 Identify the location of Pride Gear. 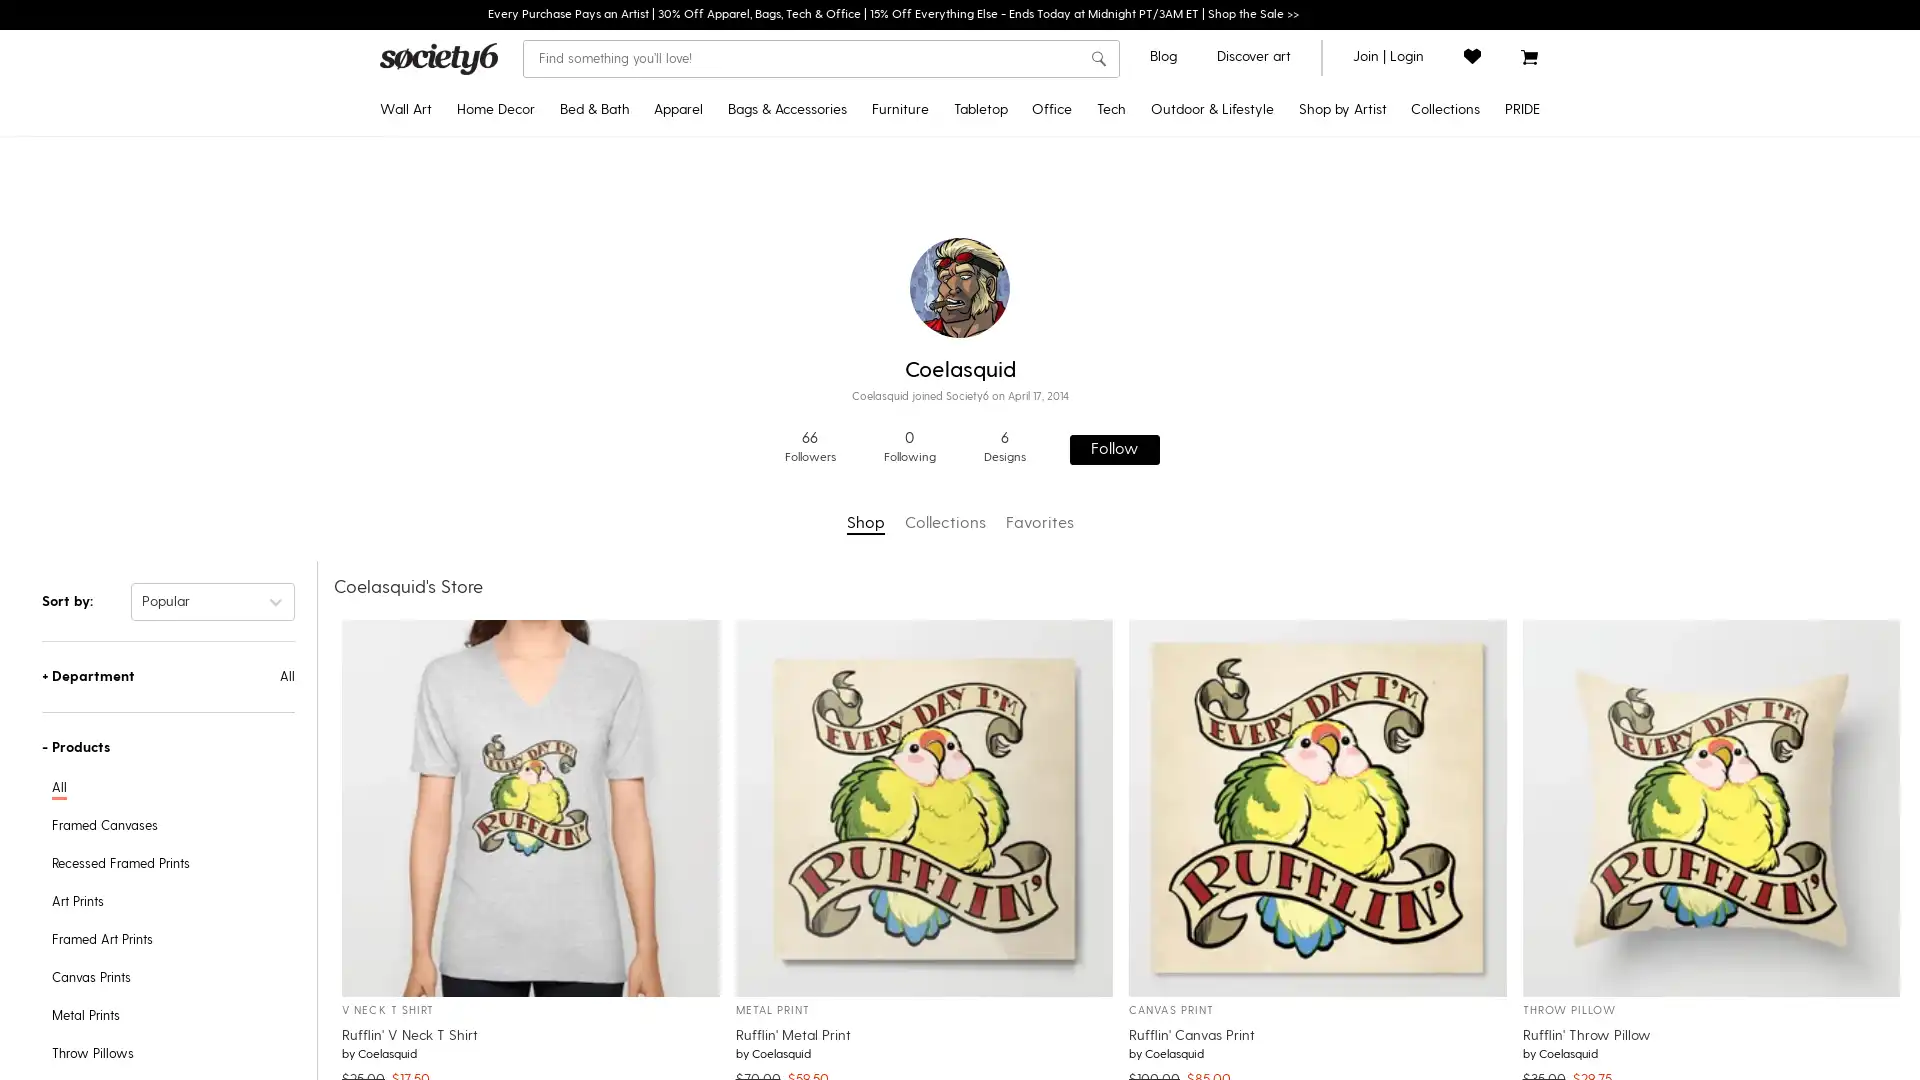
(1442, 224).